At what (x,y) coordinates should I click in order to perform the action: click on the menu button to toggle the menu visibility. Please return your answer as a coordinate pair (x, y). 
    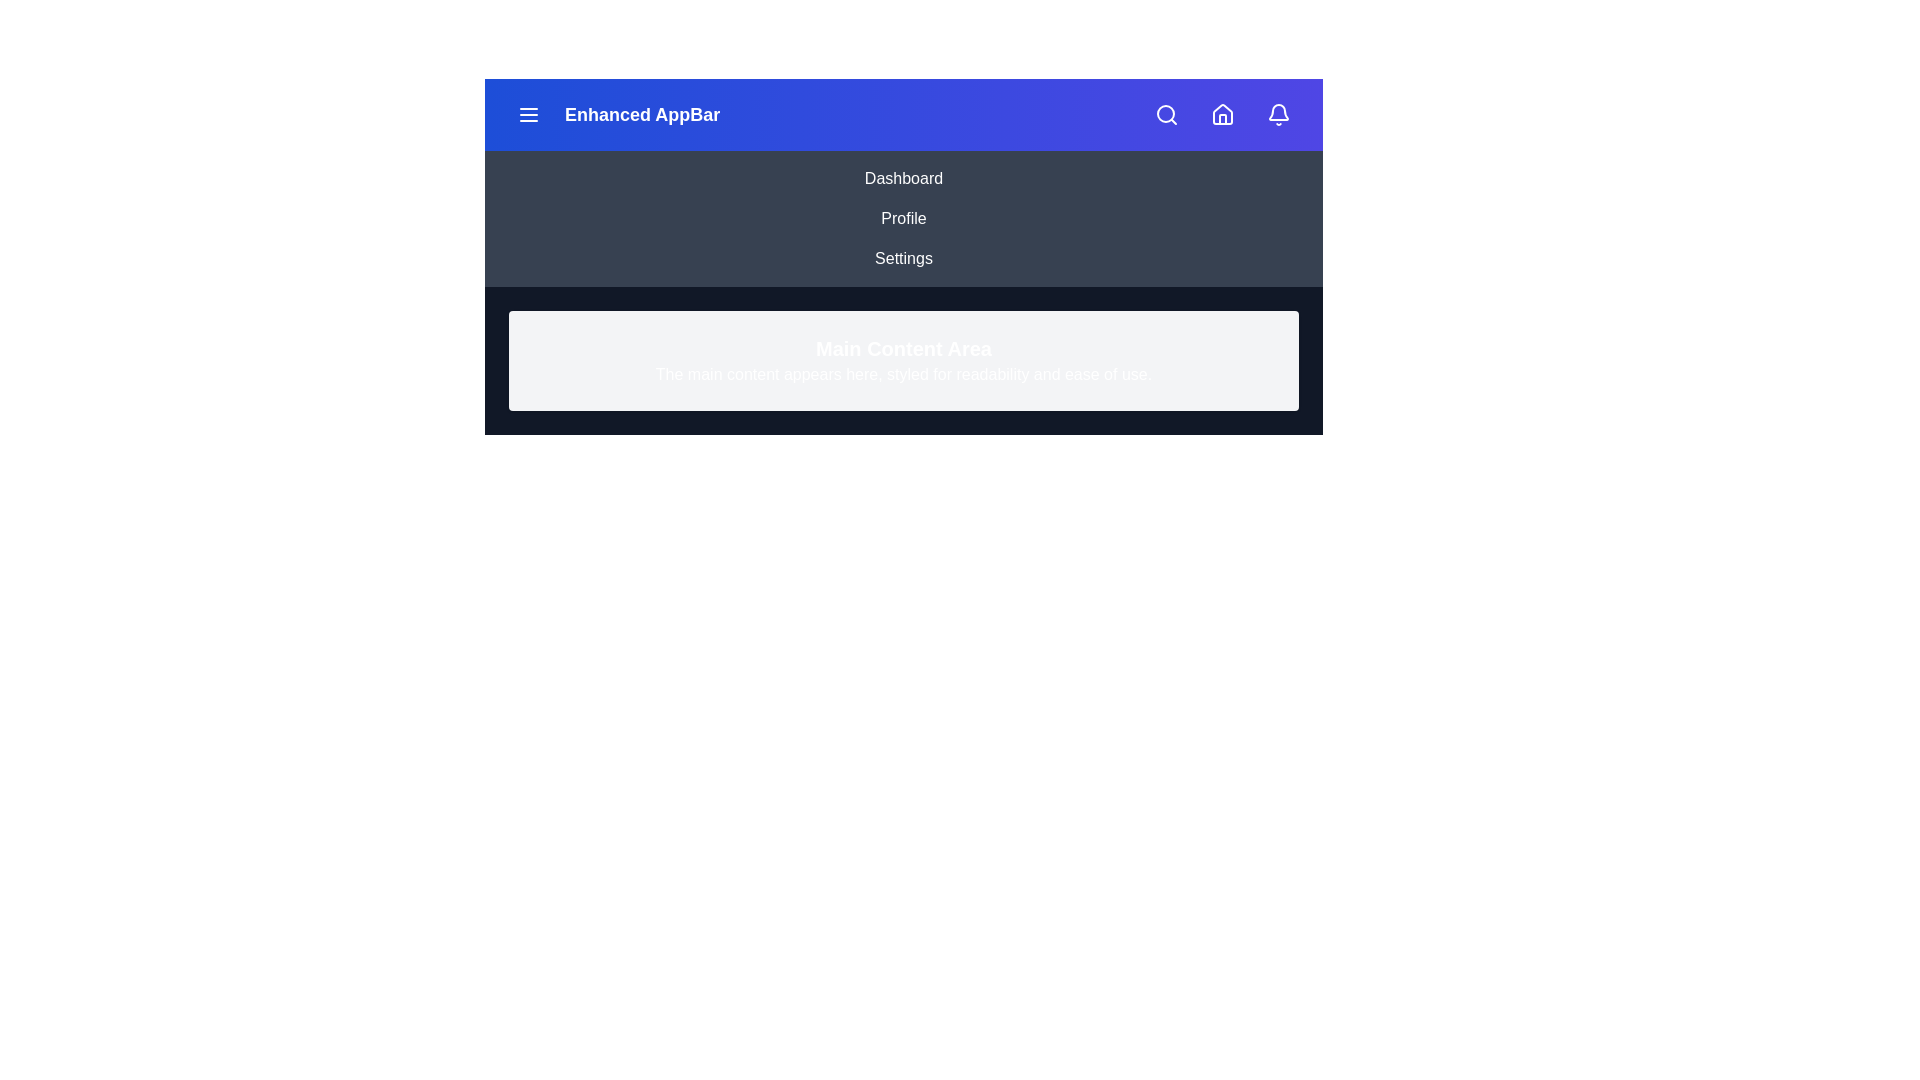
    Looking at the image, I should click on (528, 115).